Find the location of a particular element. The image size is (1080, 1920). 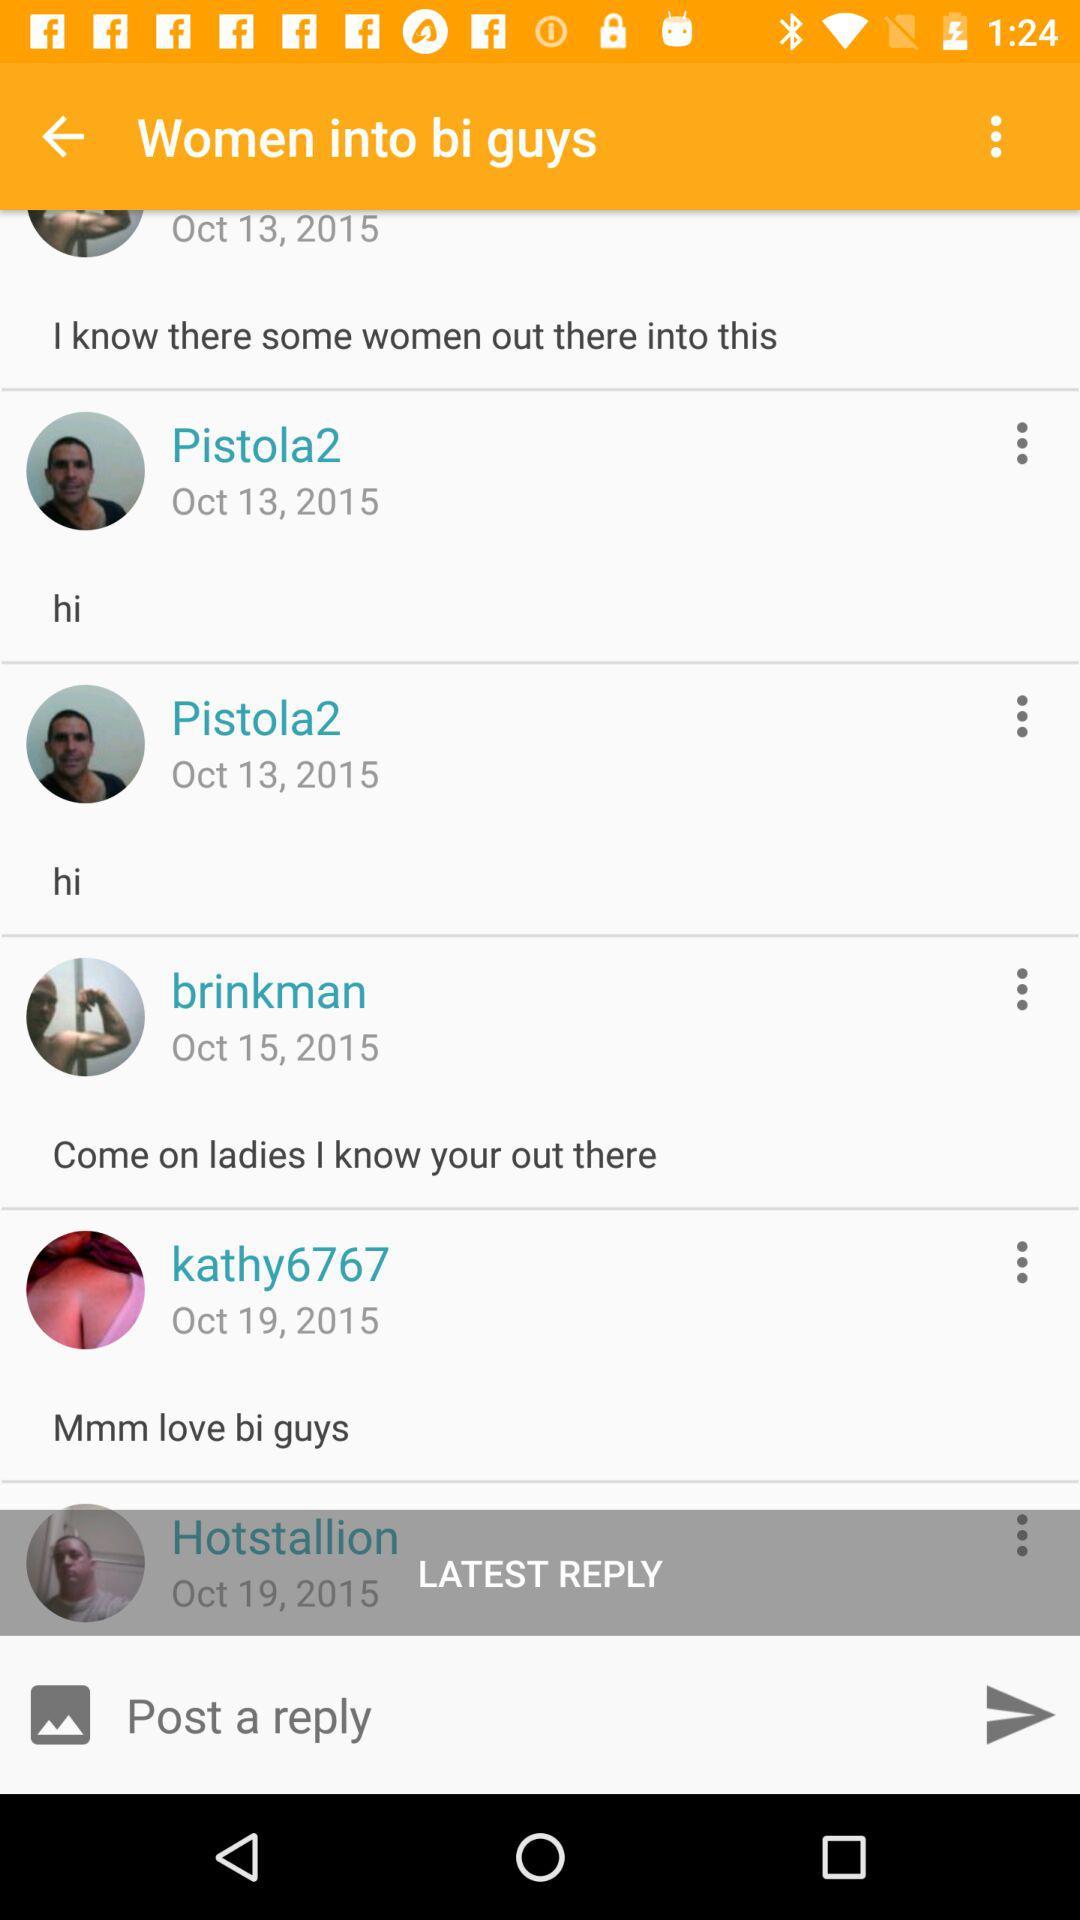

to the comment section and more option is located at coordinates (1022, 716).